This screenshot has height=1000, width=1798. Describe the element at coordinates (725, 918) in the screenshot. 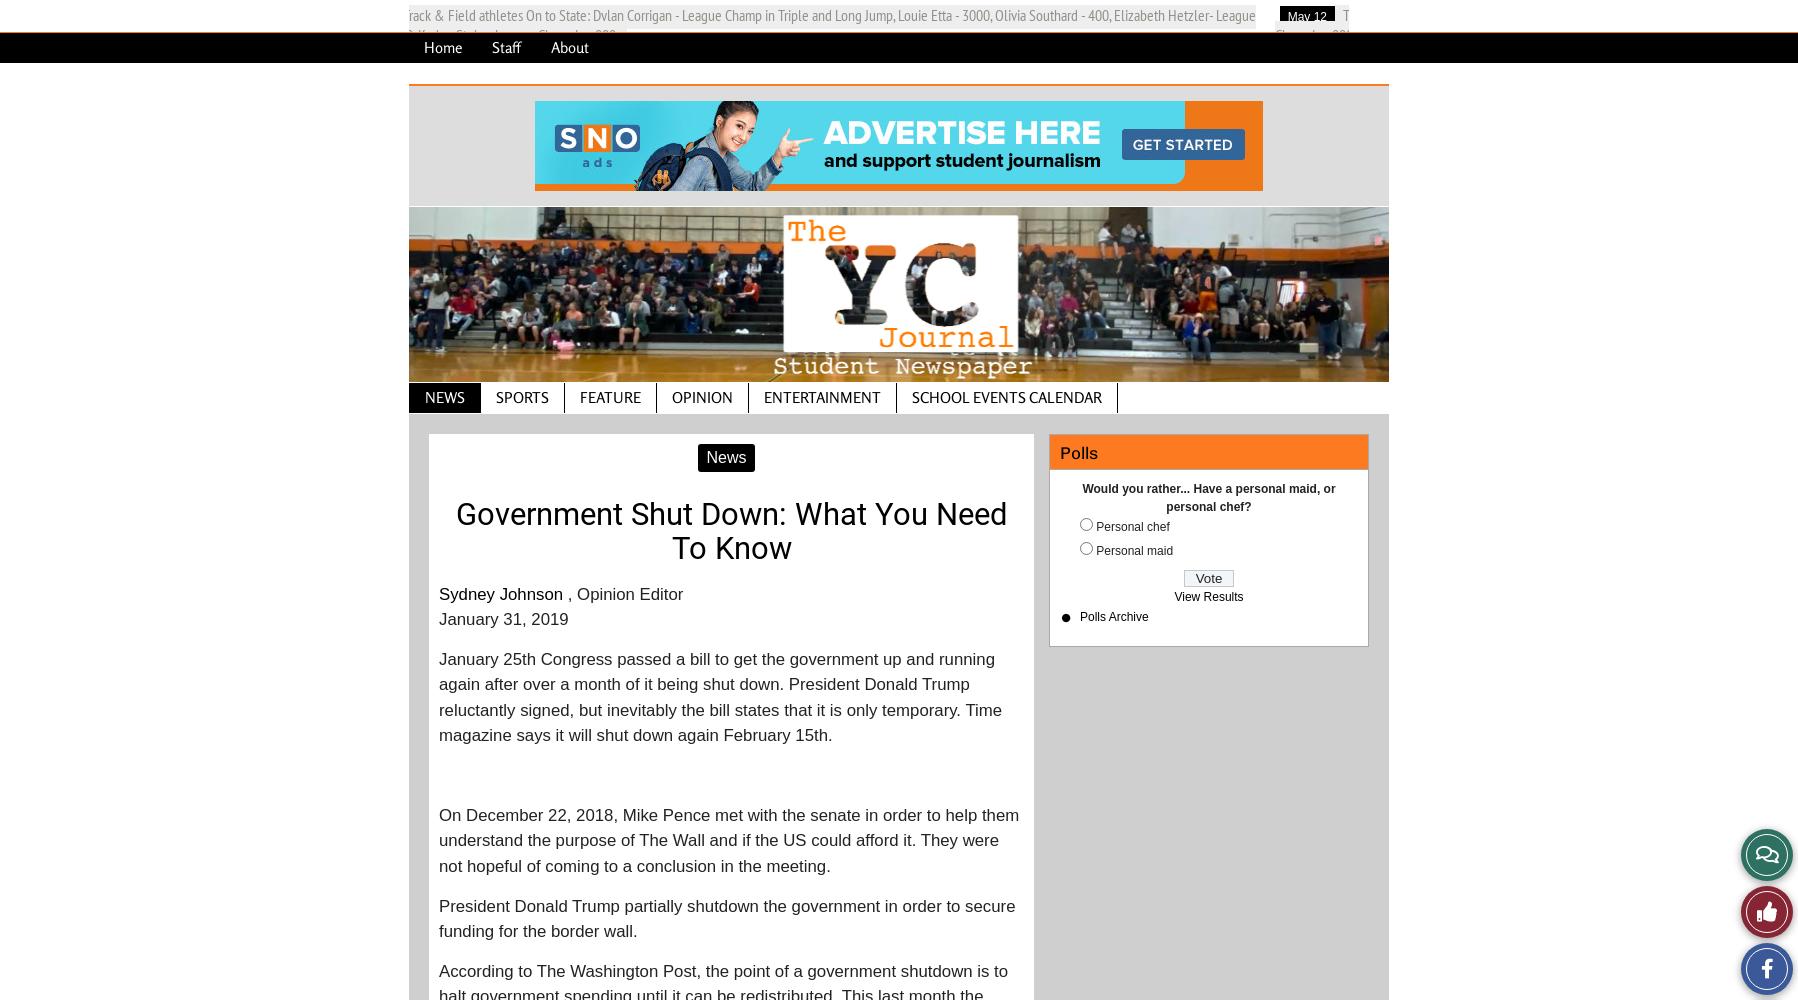

I see `'President Donald Trump partially shutdown the government in order to secure funding for the border wall.'` at that location.